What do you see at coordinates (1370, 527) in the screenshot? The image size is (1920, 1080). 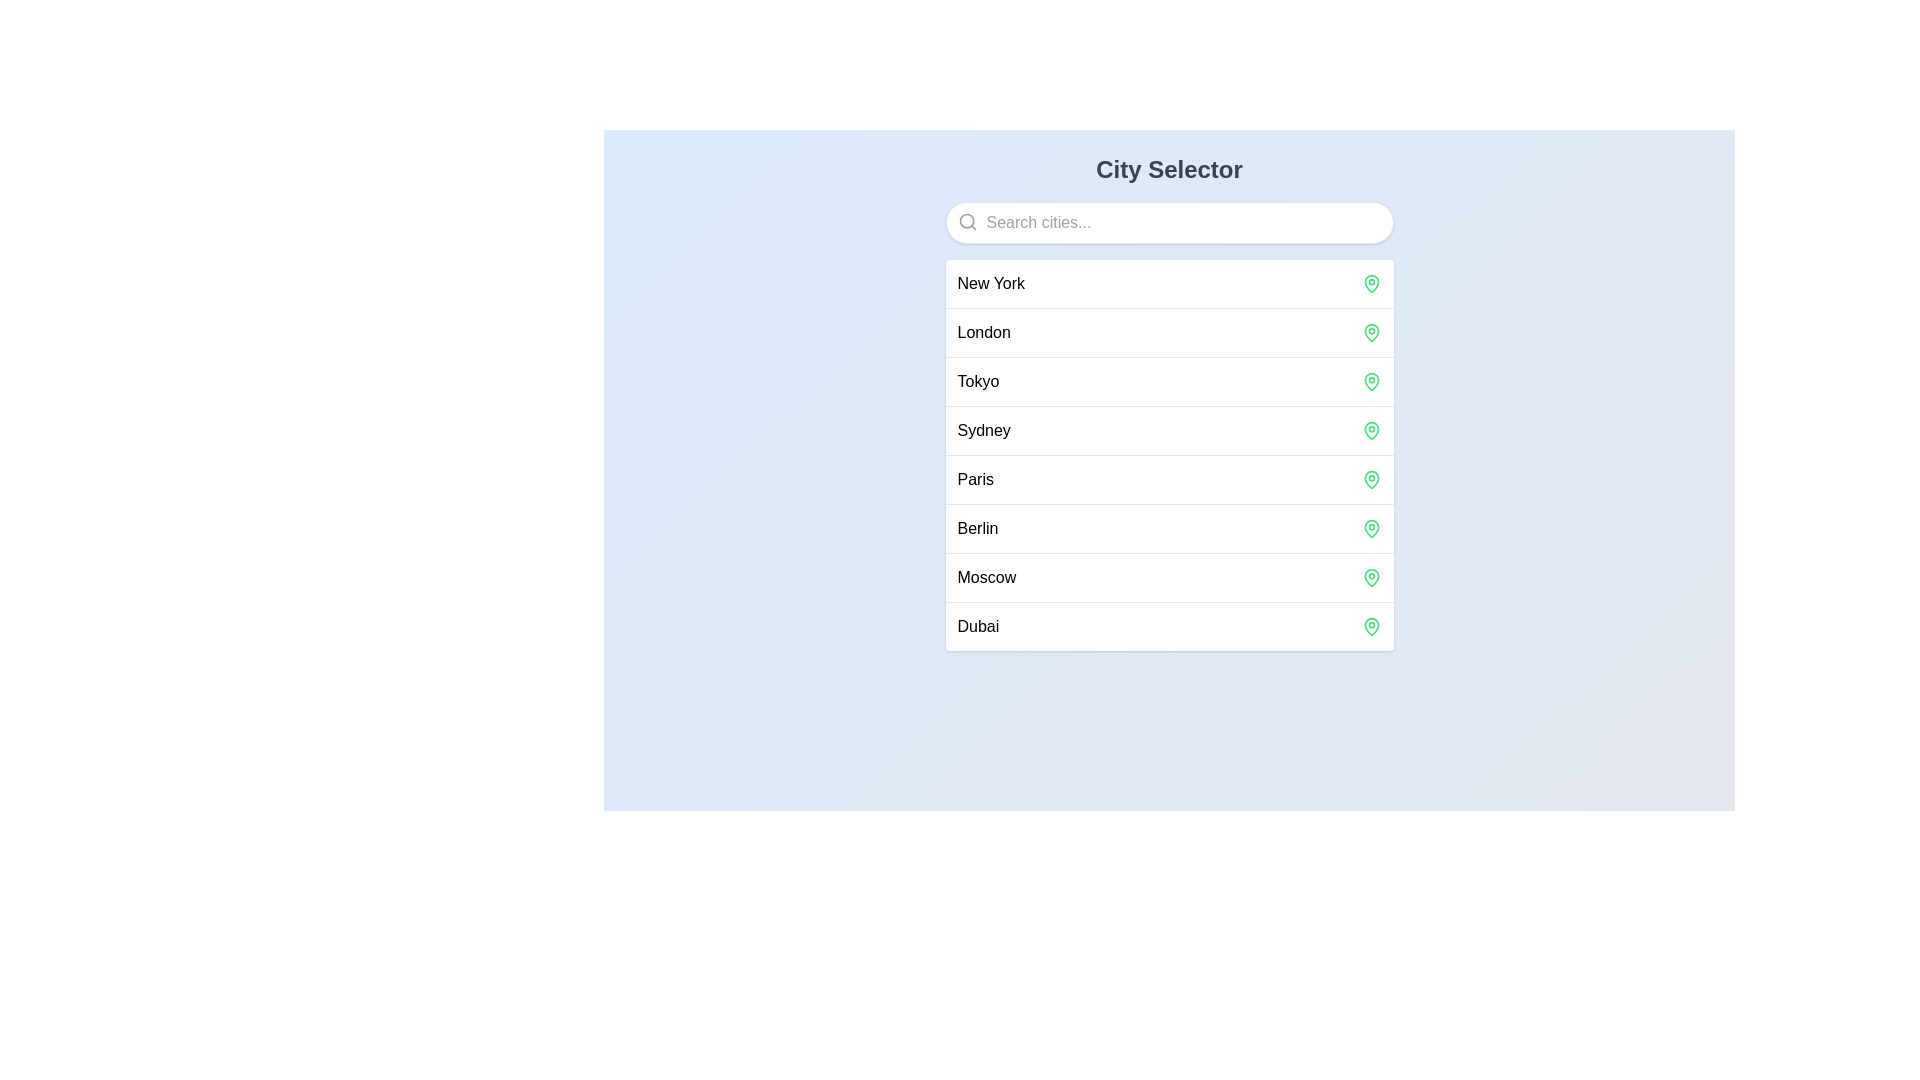 I see `the green SVG map pin icon located to the right of the text 'Berlin'` at bounding box center [1370, 527].